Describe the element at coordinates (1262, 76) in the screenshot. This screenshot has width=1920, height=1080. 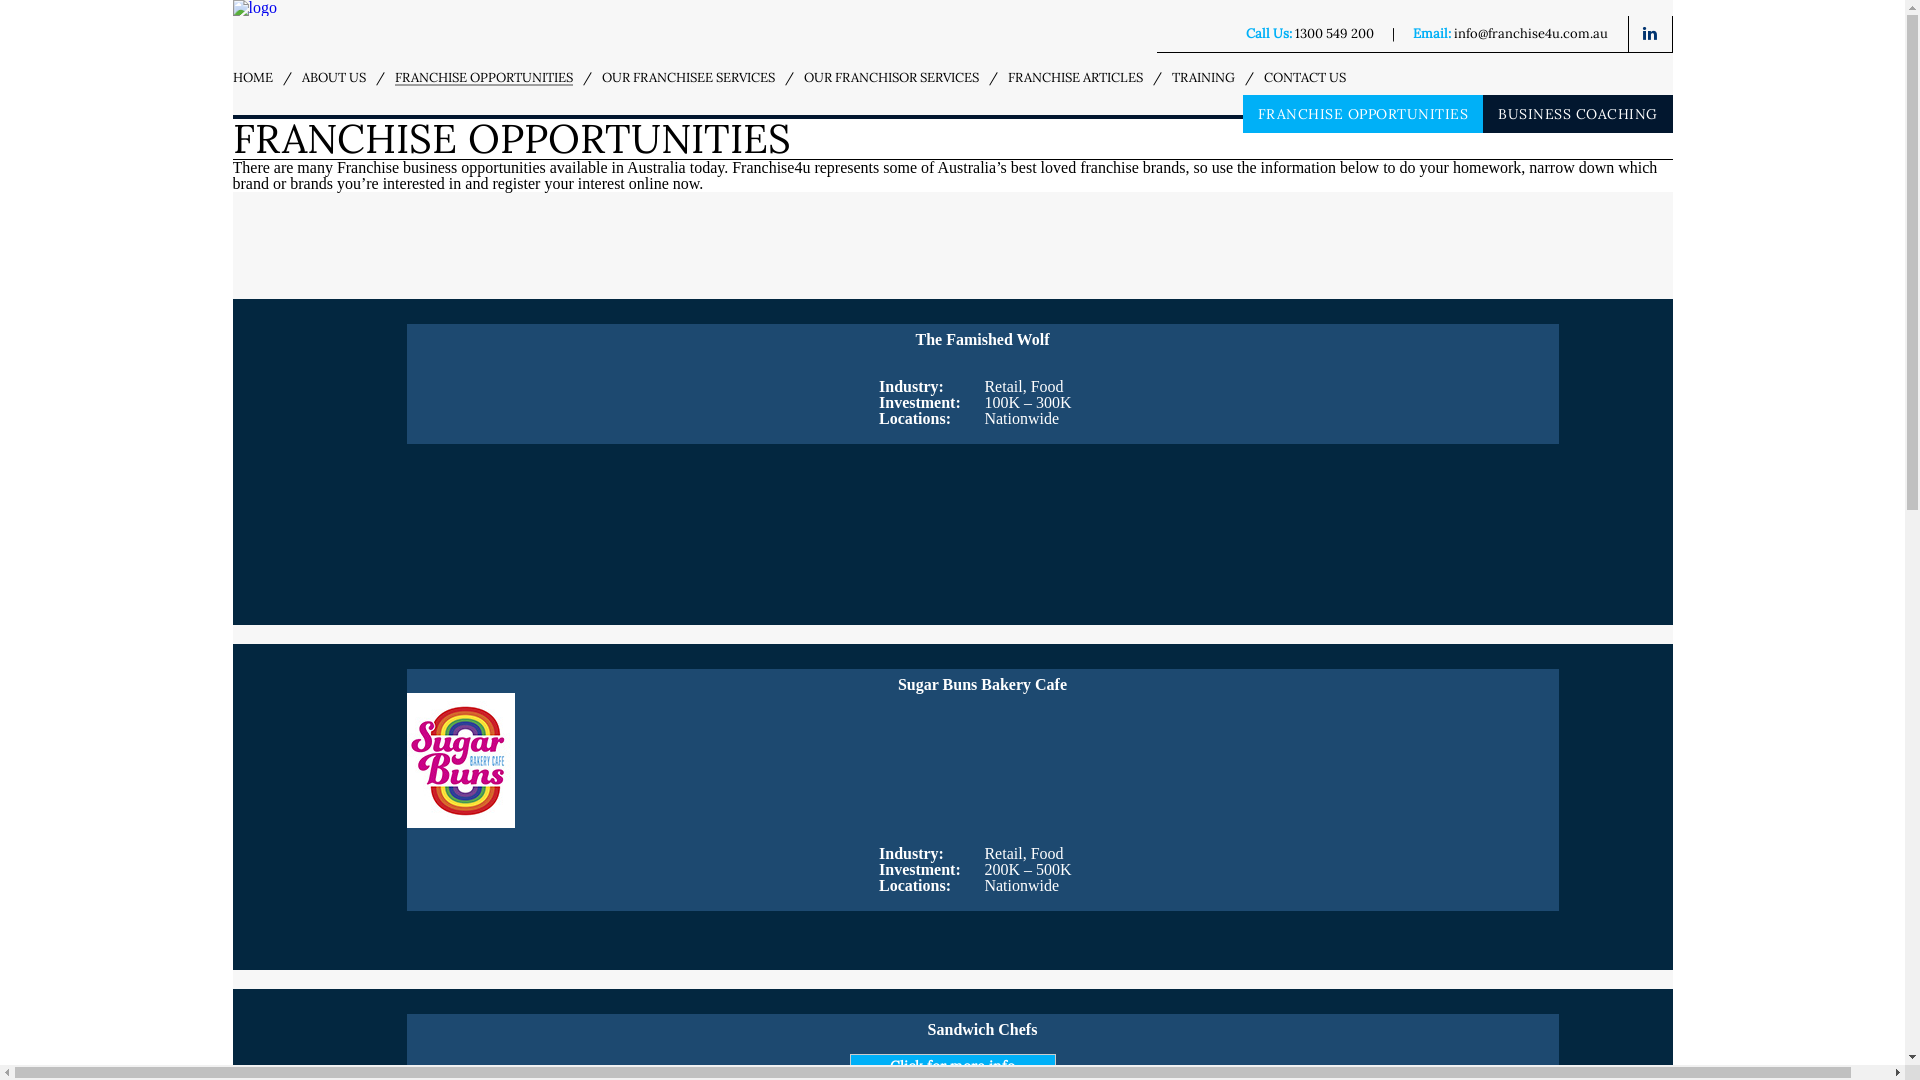
I see `'CONTACT US'` at that location.